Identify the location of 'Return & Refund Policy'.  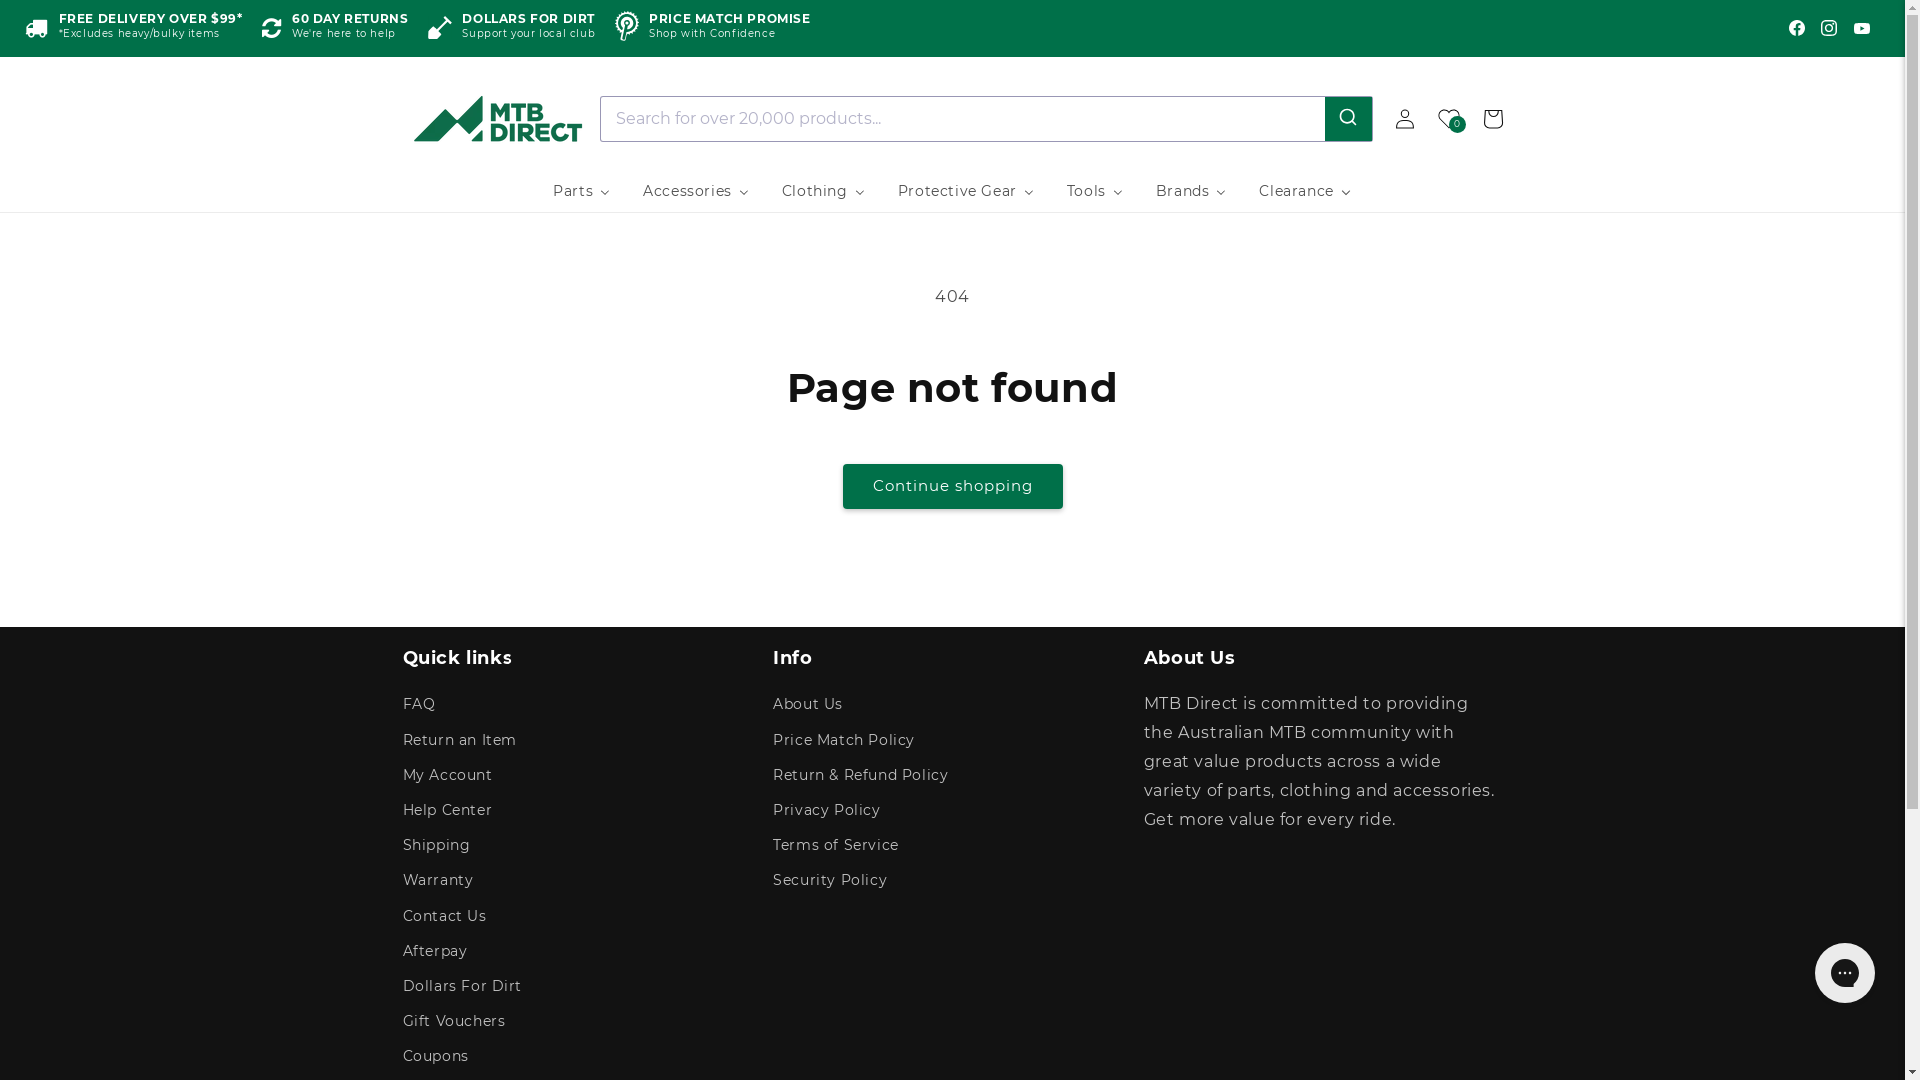
(860, 774).